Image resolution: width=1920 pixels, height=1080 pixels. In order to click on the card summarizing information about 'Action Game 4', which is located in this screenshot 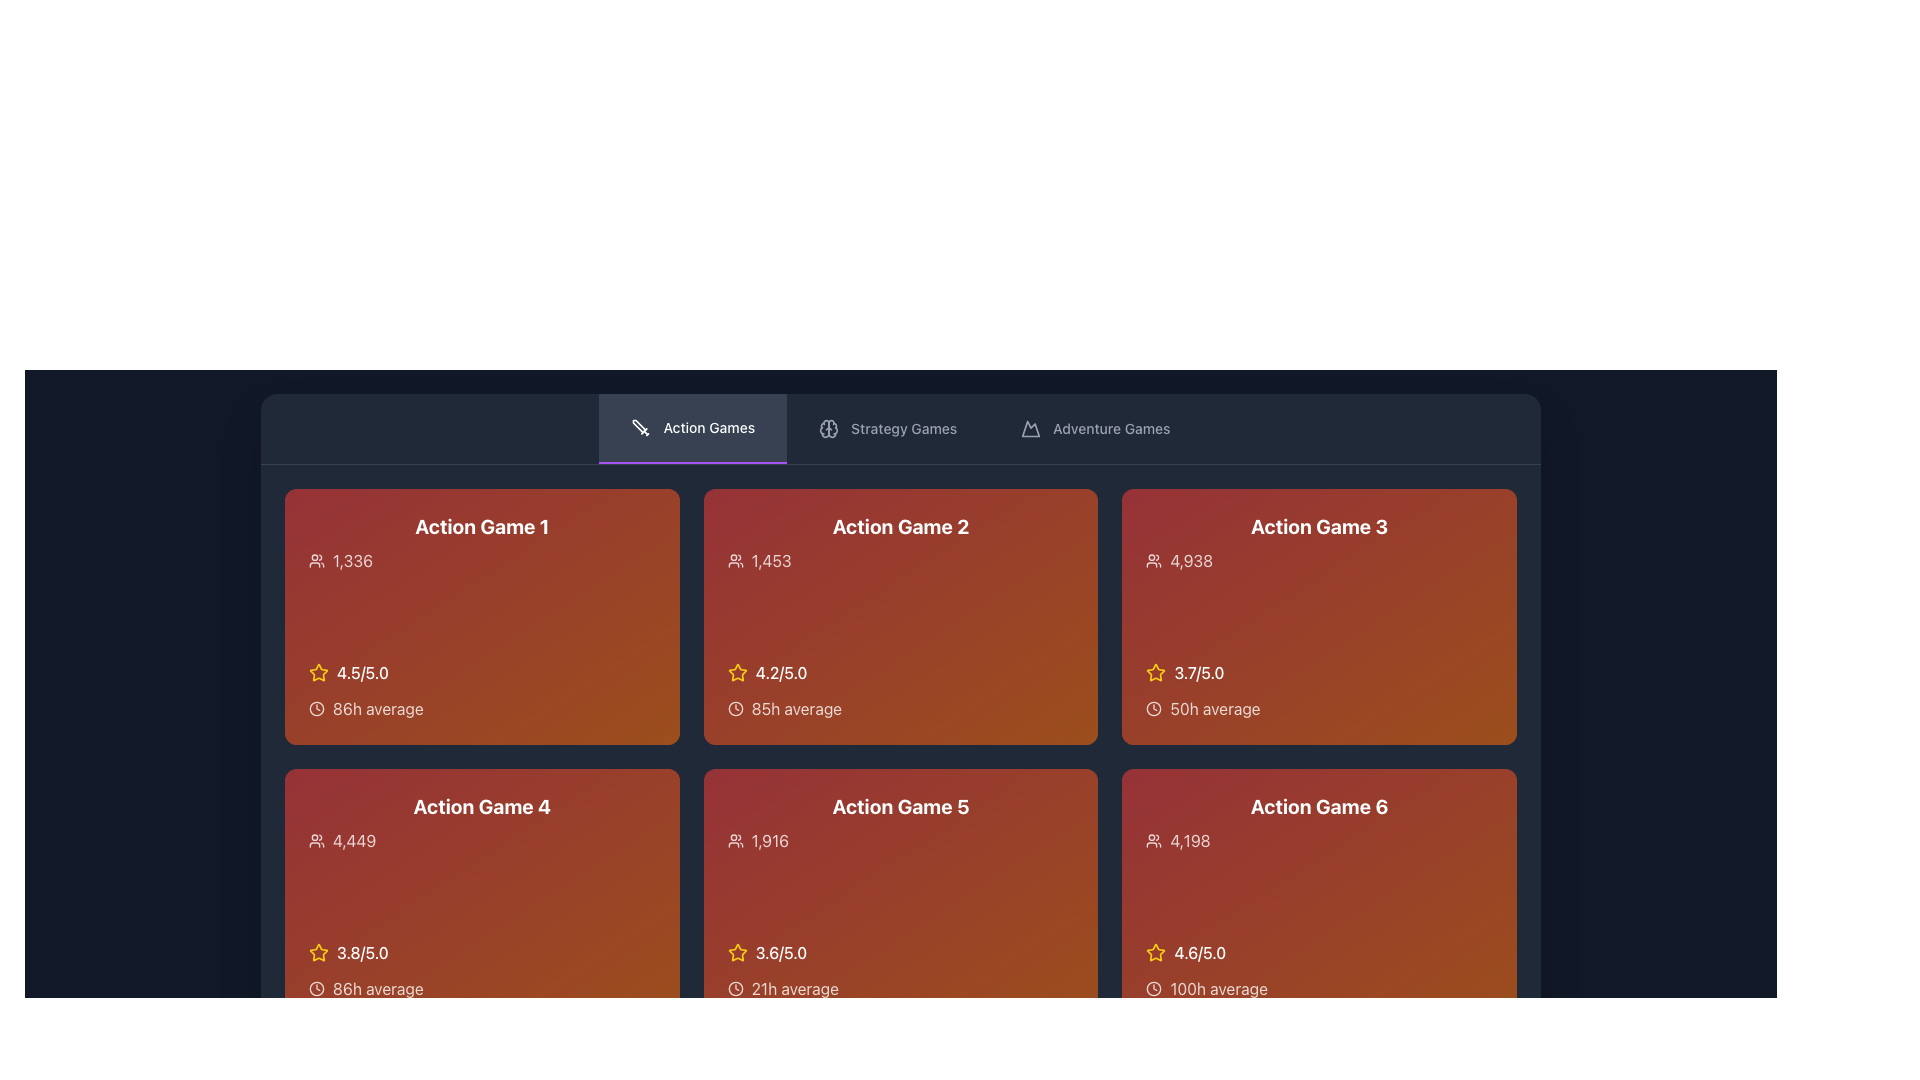, I will do `click(482, 896)`.